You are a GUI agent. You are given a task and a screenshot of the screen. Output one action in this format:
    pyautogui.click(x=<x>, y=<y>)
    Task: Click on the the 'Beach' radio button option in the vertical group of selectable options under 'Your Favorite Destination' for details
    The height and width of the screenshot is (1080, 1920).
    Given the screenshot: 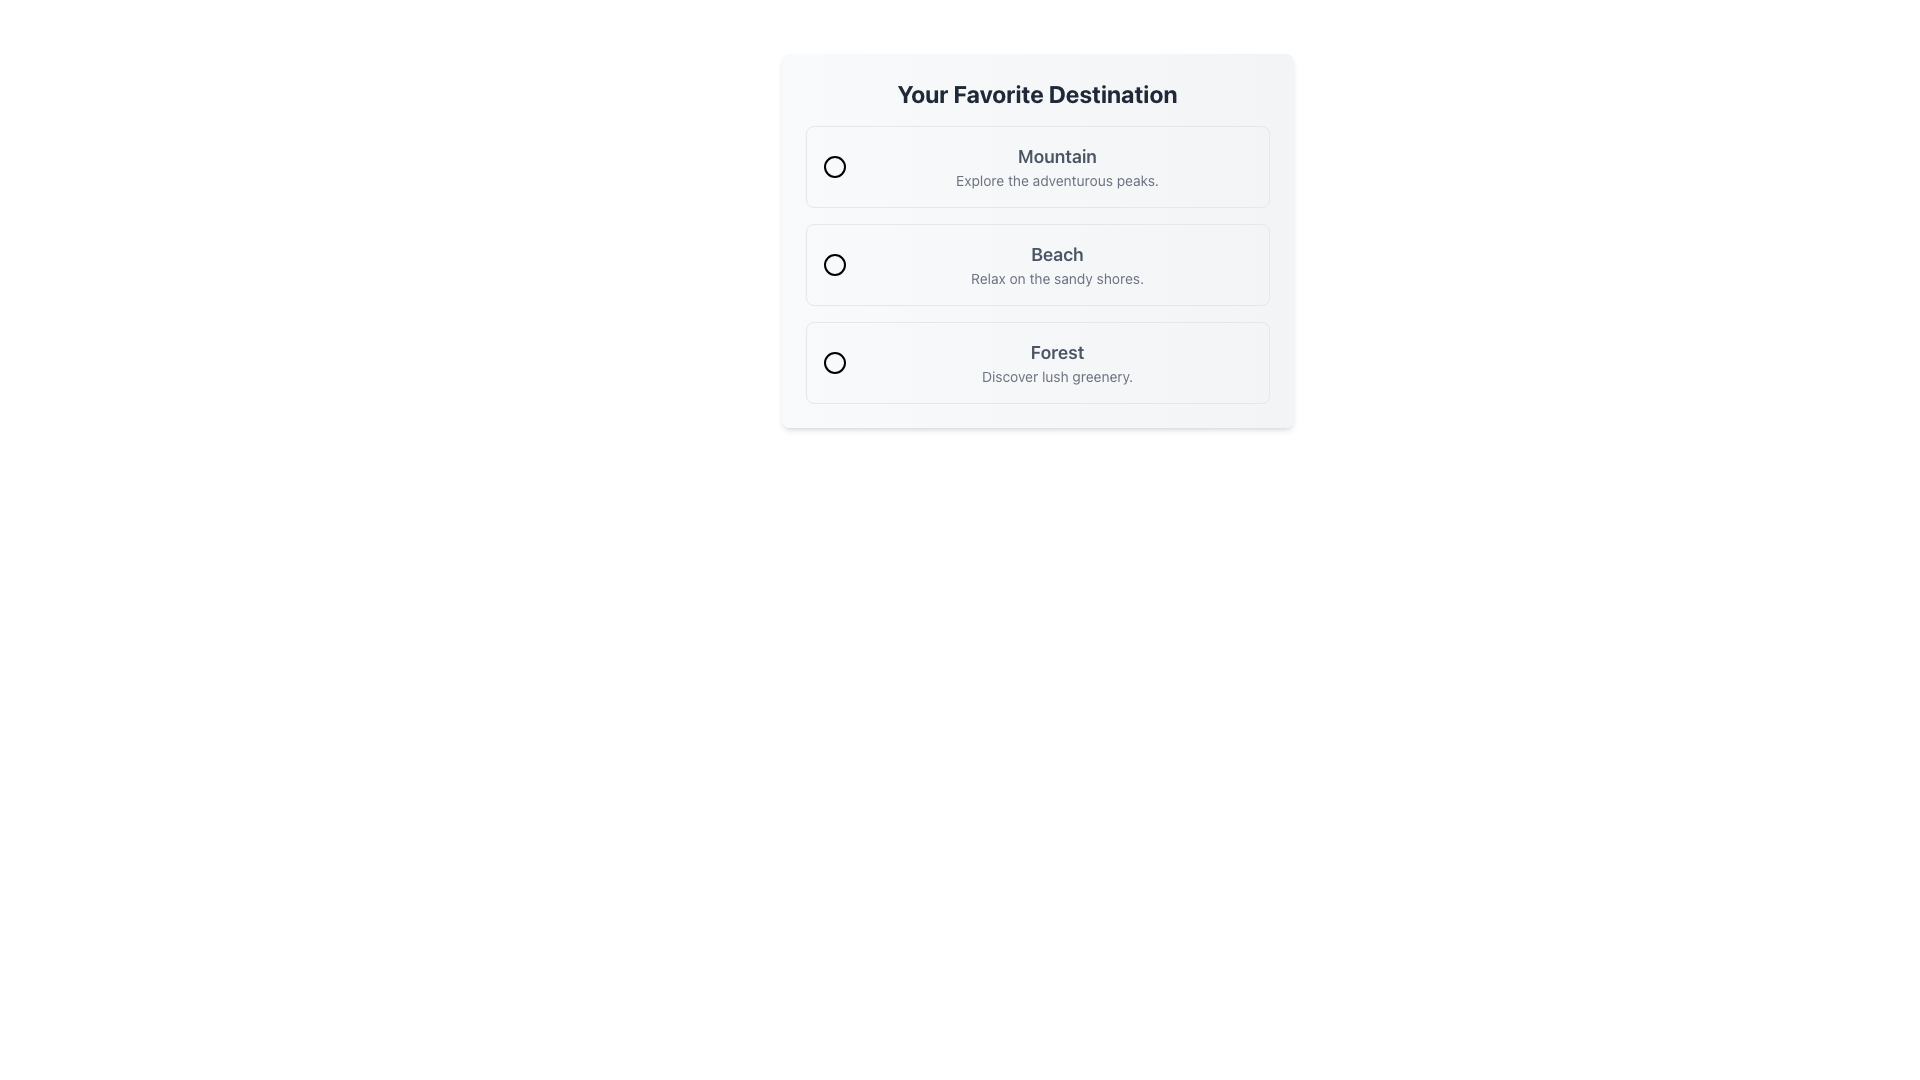 What is the action you would take?
    pyautogui.click(x=1037, y=264)
    